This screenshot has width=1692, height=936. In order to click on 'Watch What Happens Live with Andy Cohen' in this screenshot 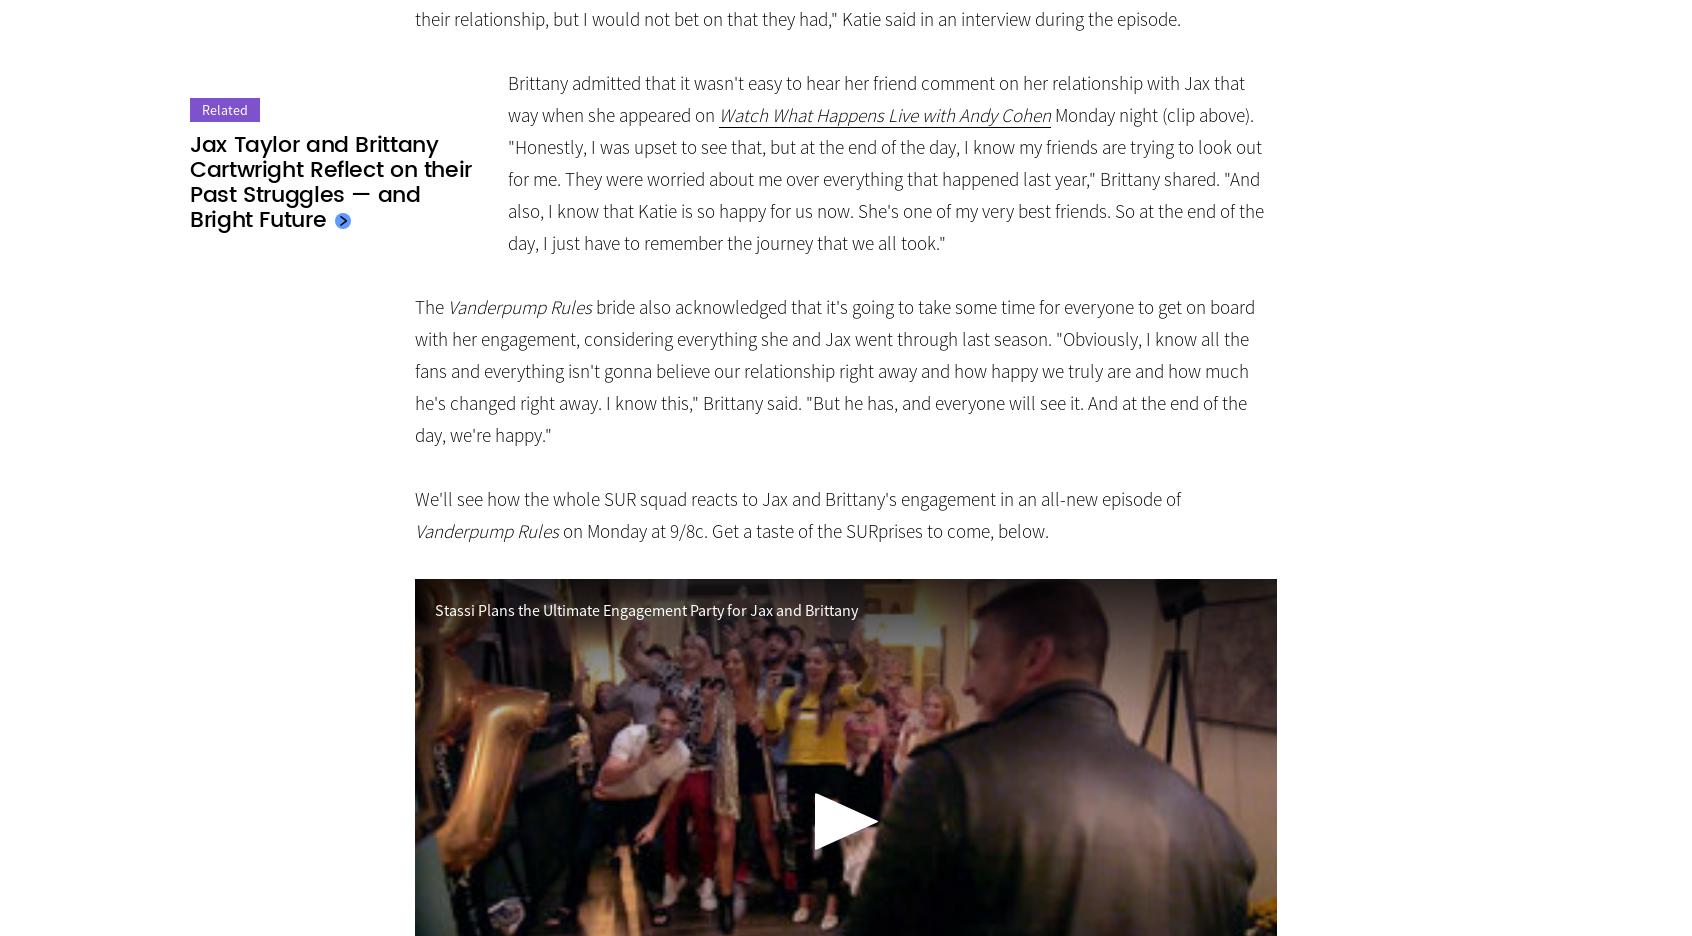, I will do `click(717, 114)`.